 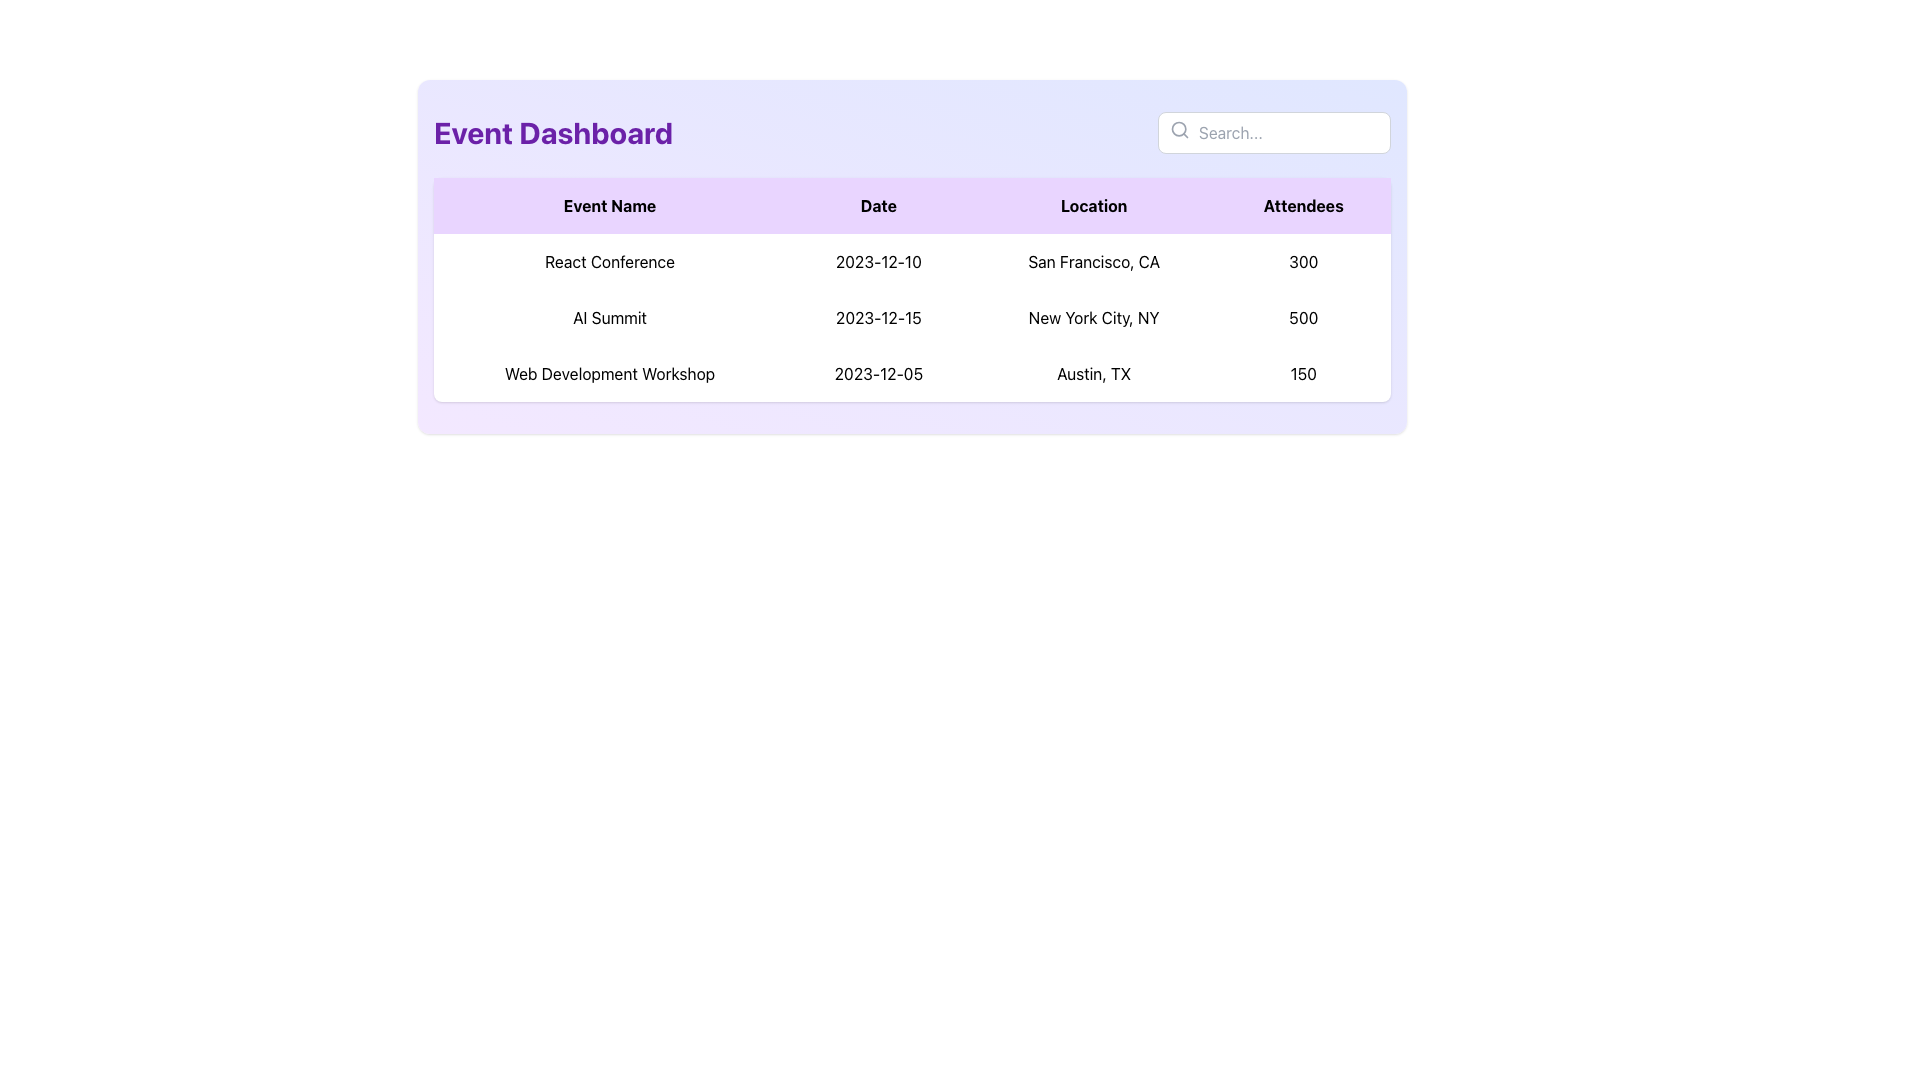 I want to click on the numeric text '150' displayed in bold black font under the 'Attendees' column for the 'Web Development Workshop' event, so click(x=1303, y=374).